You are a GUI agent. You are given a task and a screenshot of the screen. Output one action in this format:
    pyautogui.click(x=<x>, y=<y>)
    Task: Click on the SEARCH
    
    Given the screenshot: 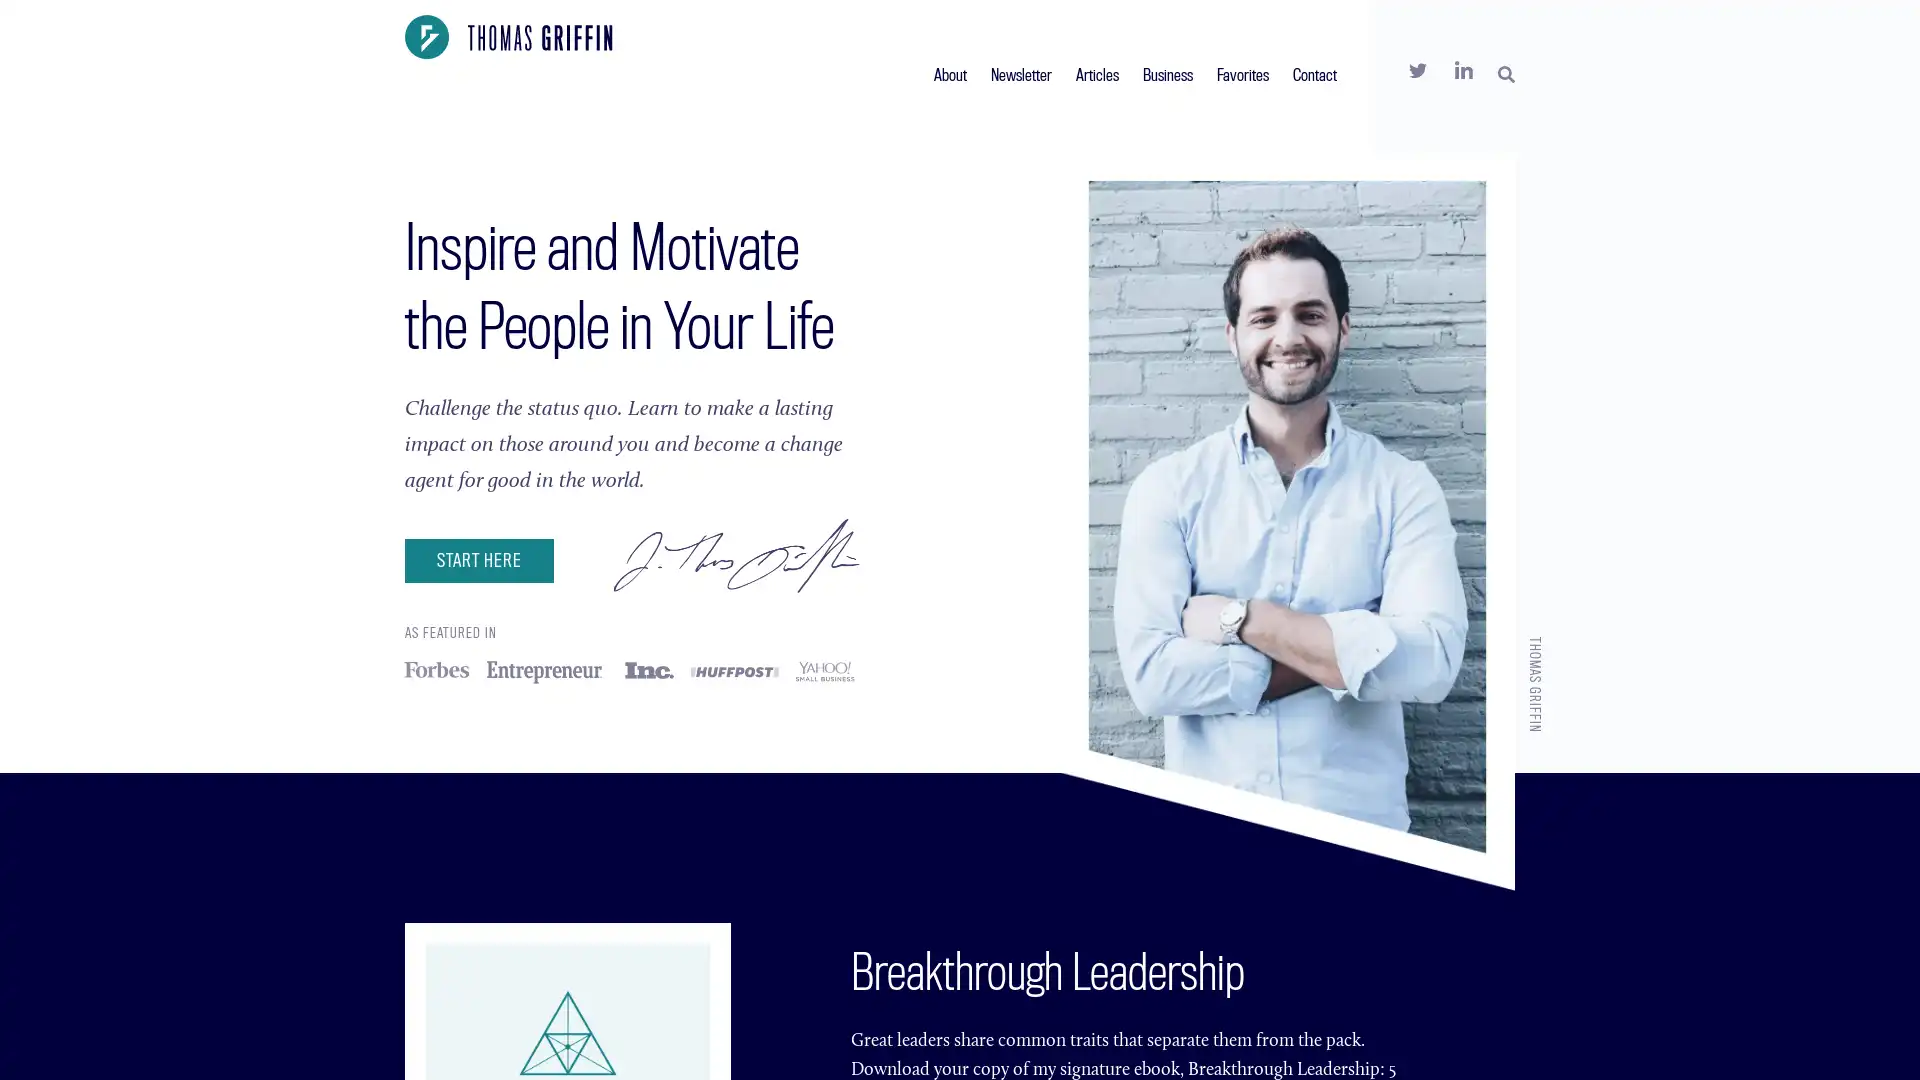 What is the action you would take?
    pyautogui.click(x=1506, y=73)
    